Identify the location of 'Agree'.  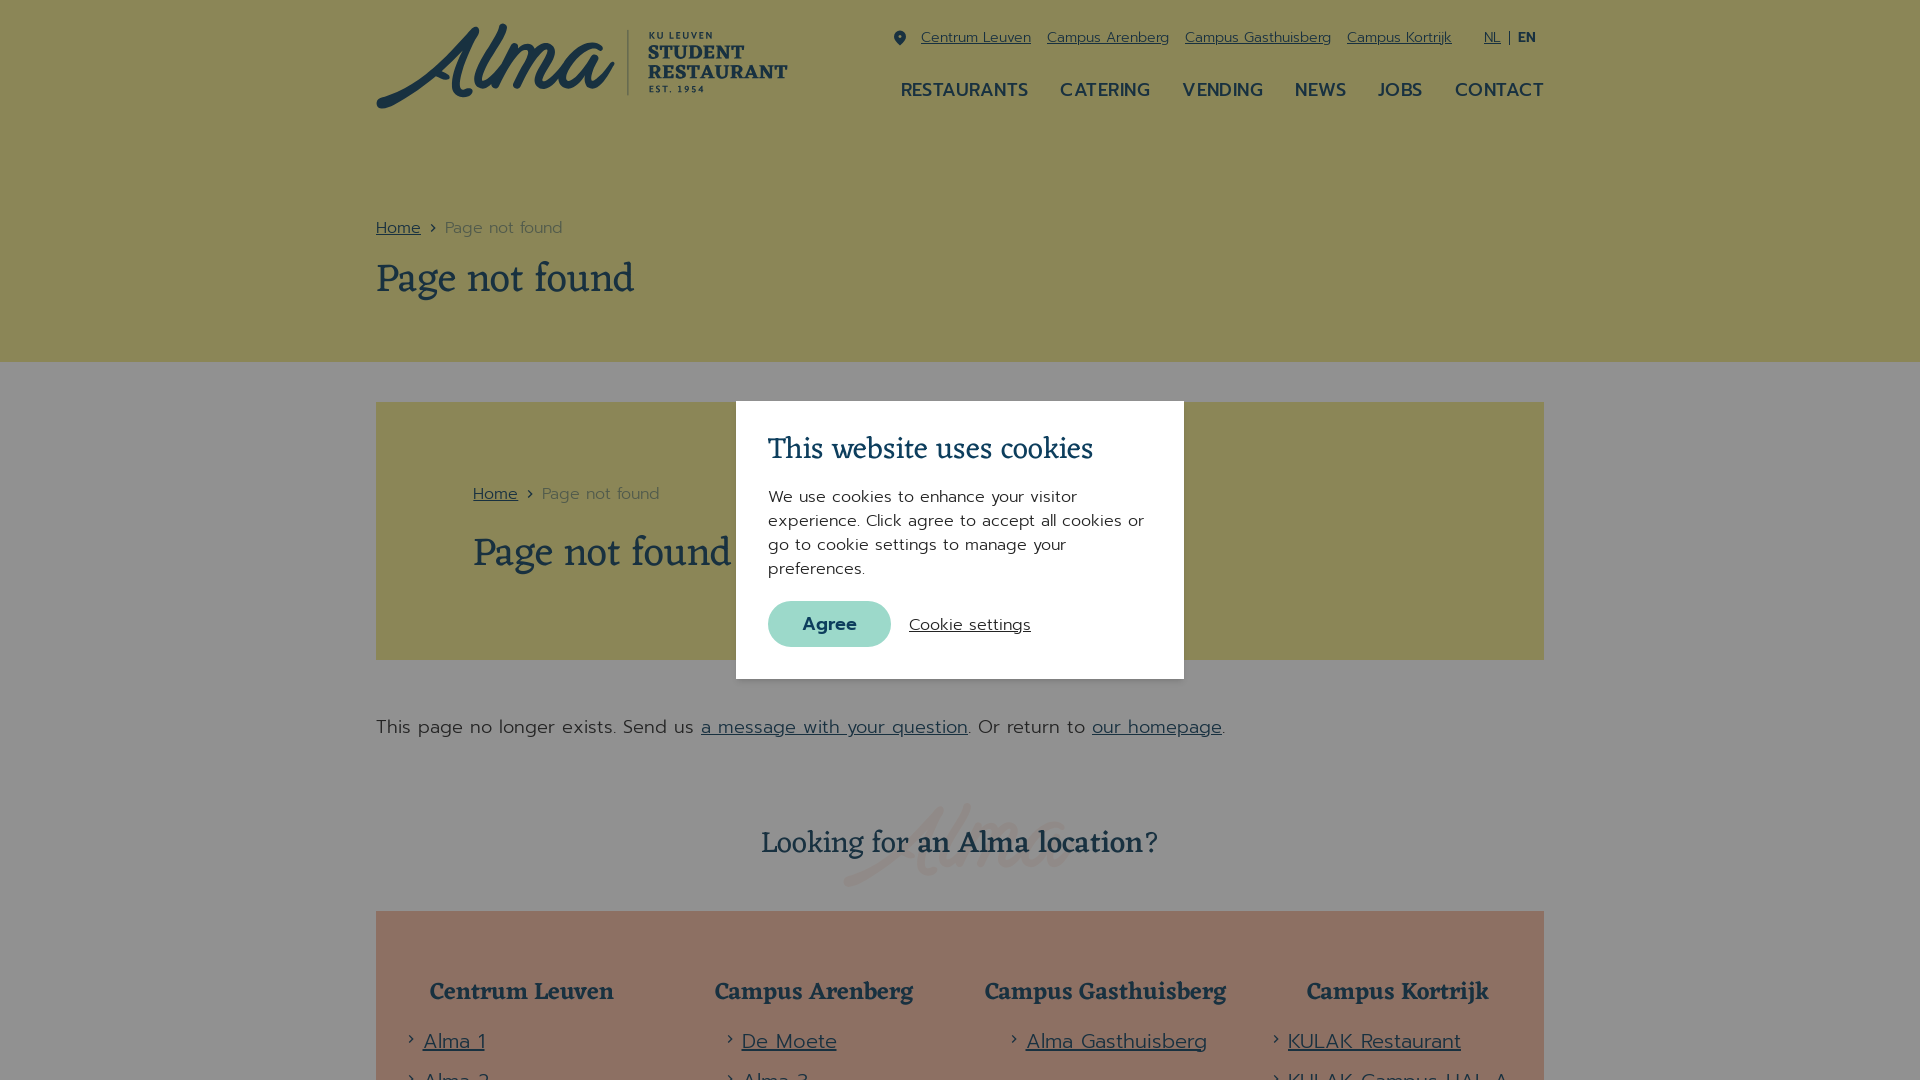
(829, 623).